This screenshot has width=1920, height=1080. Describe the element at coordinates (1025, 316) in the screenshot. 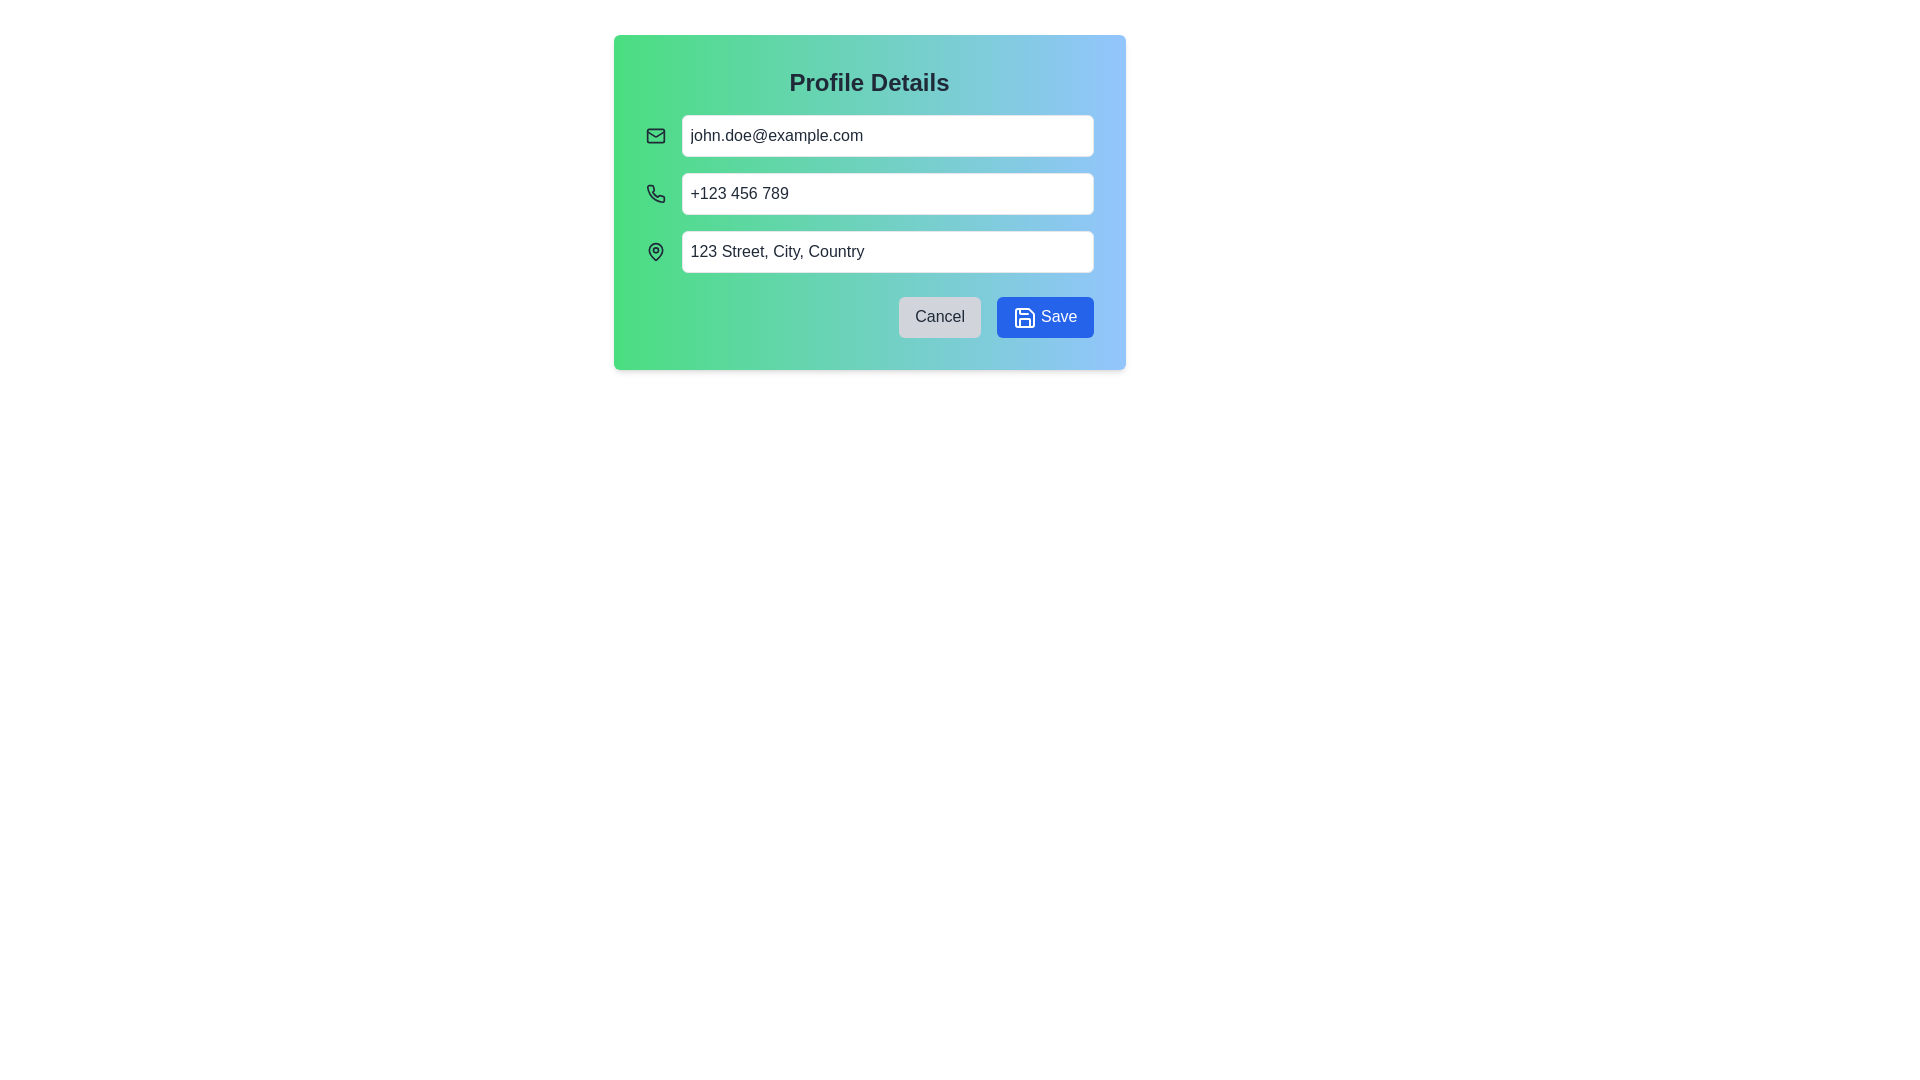

I see `the 'Save' button icon that resembles a floppy disk, located at the bottom-right corner of the 'Profile Details' form` at that location.